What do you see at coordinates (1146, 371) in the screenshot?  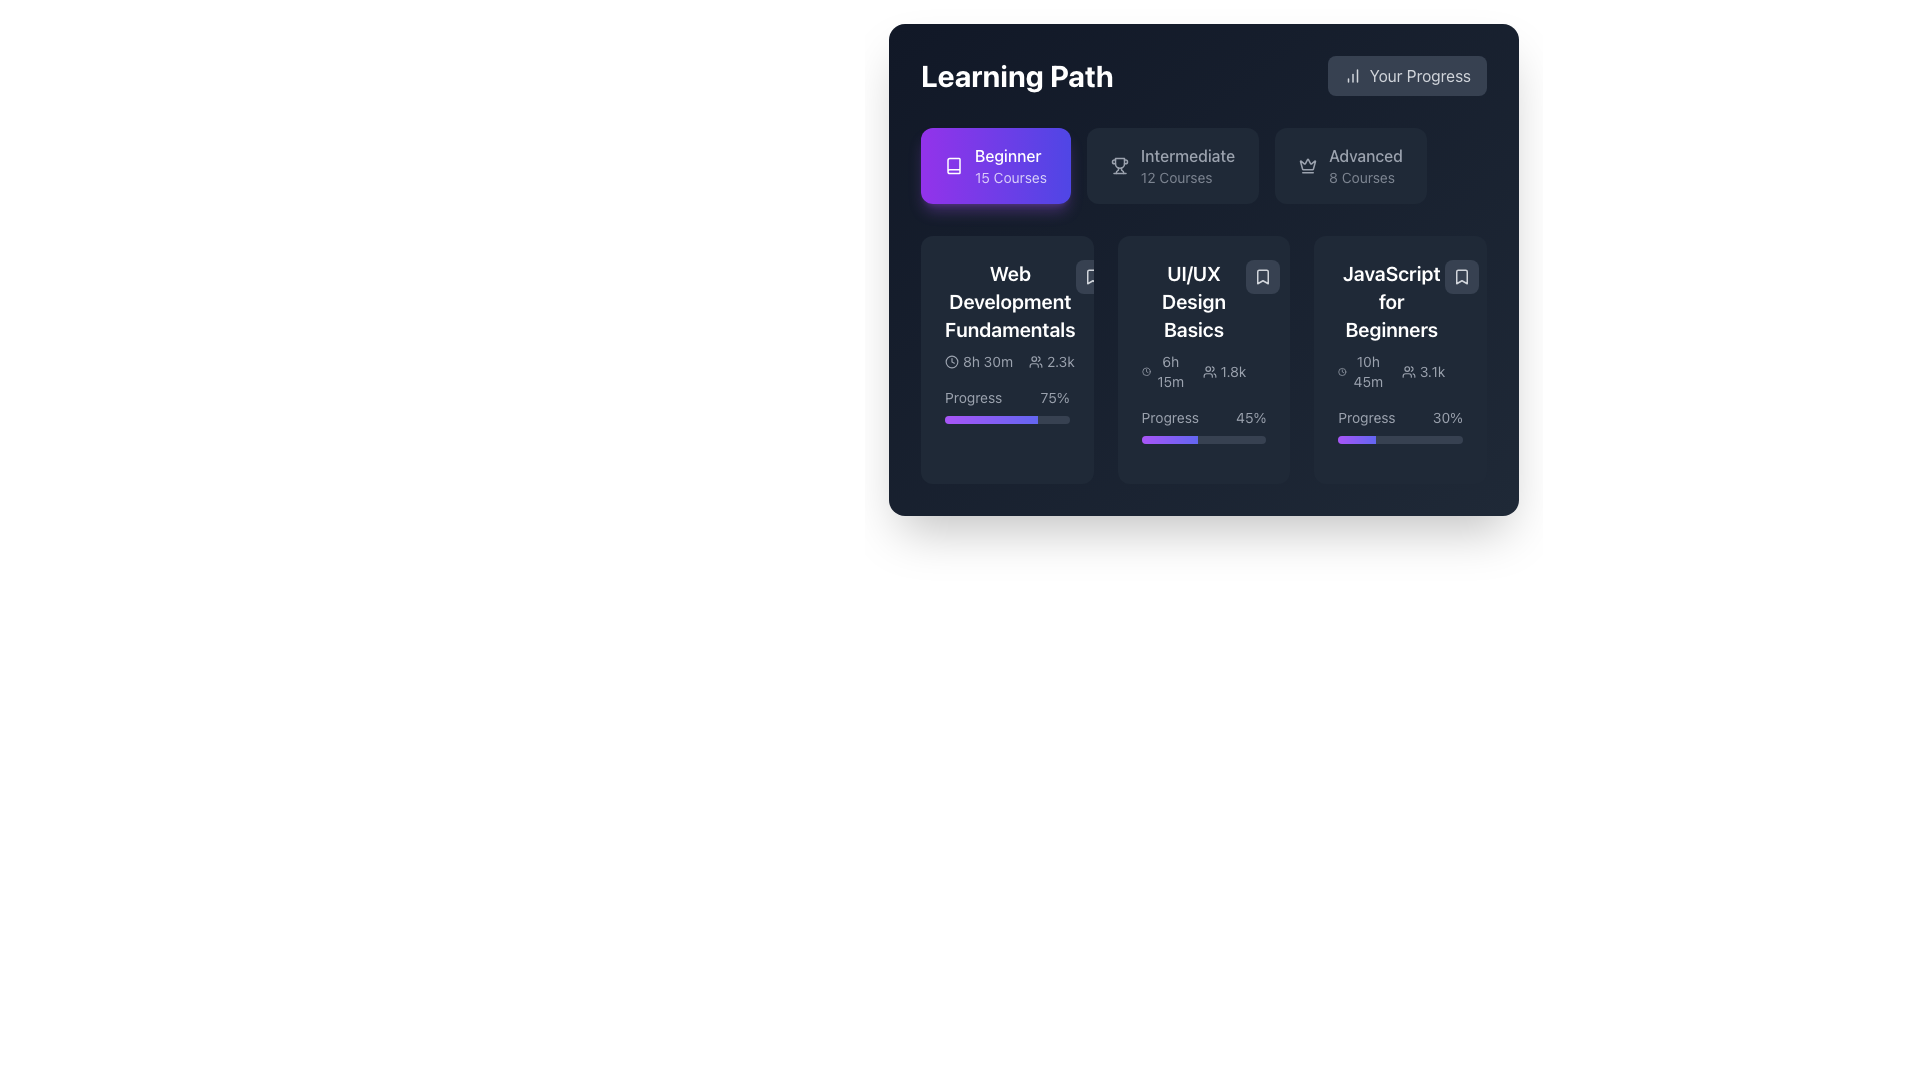 I see `the time duration icon located to the left of the text '6h 15m' in the card labeled 'UI/UX Design Basics'` at bounding box center [1146, 371].